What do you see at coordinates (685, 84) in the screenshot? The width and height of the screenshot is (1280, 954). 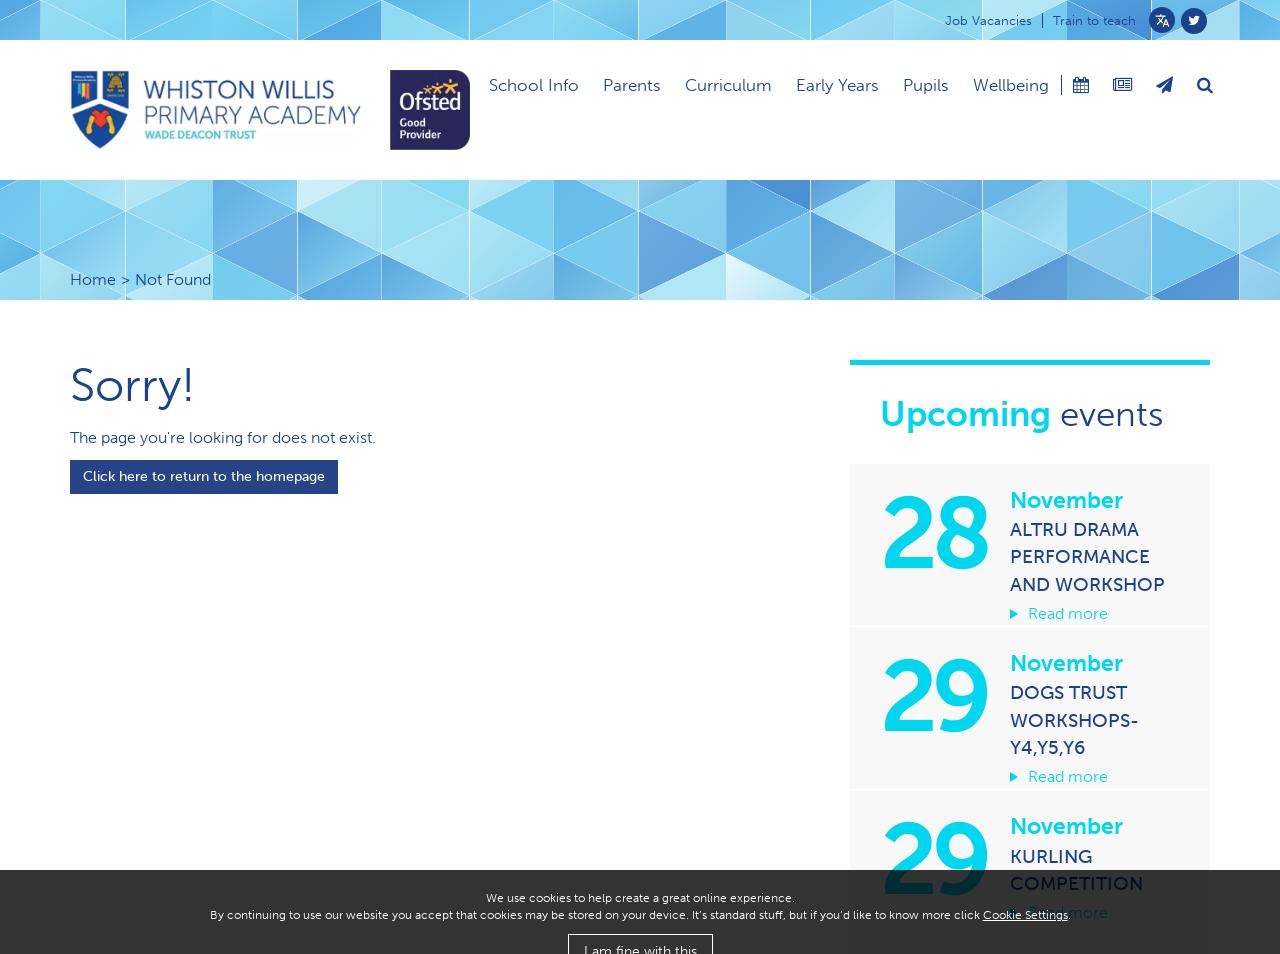 I see `'Curriculum'` at bounding box center [685, 84].